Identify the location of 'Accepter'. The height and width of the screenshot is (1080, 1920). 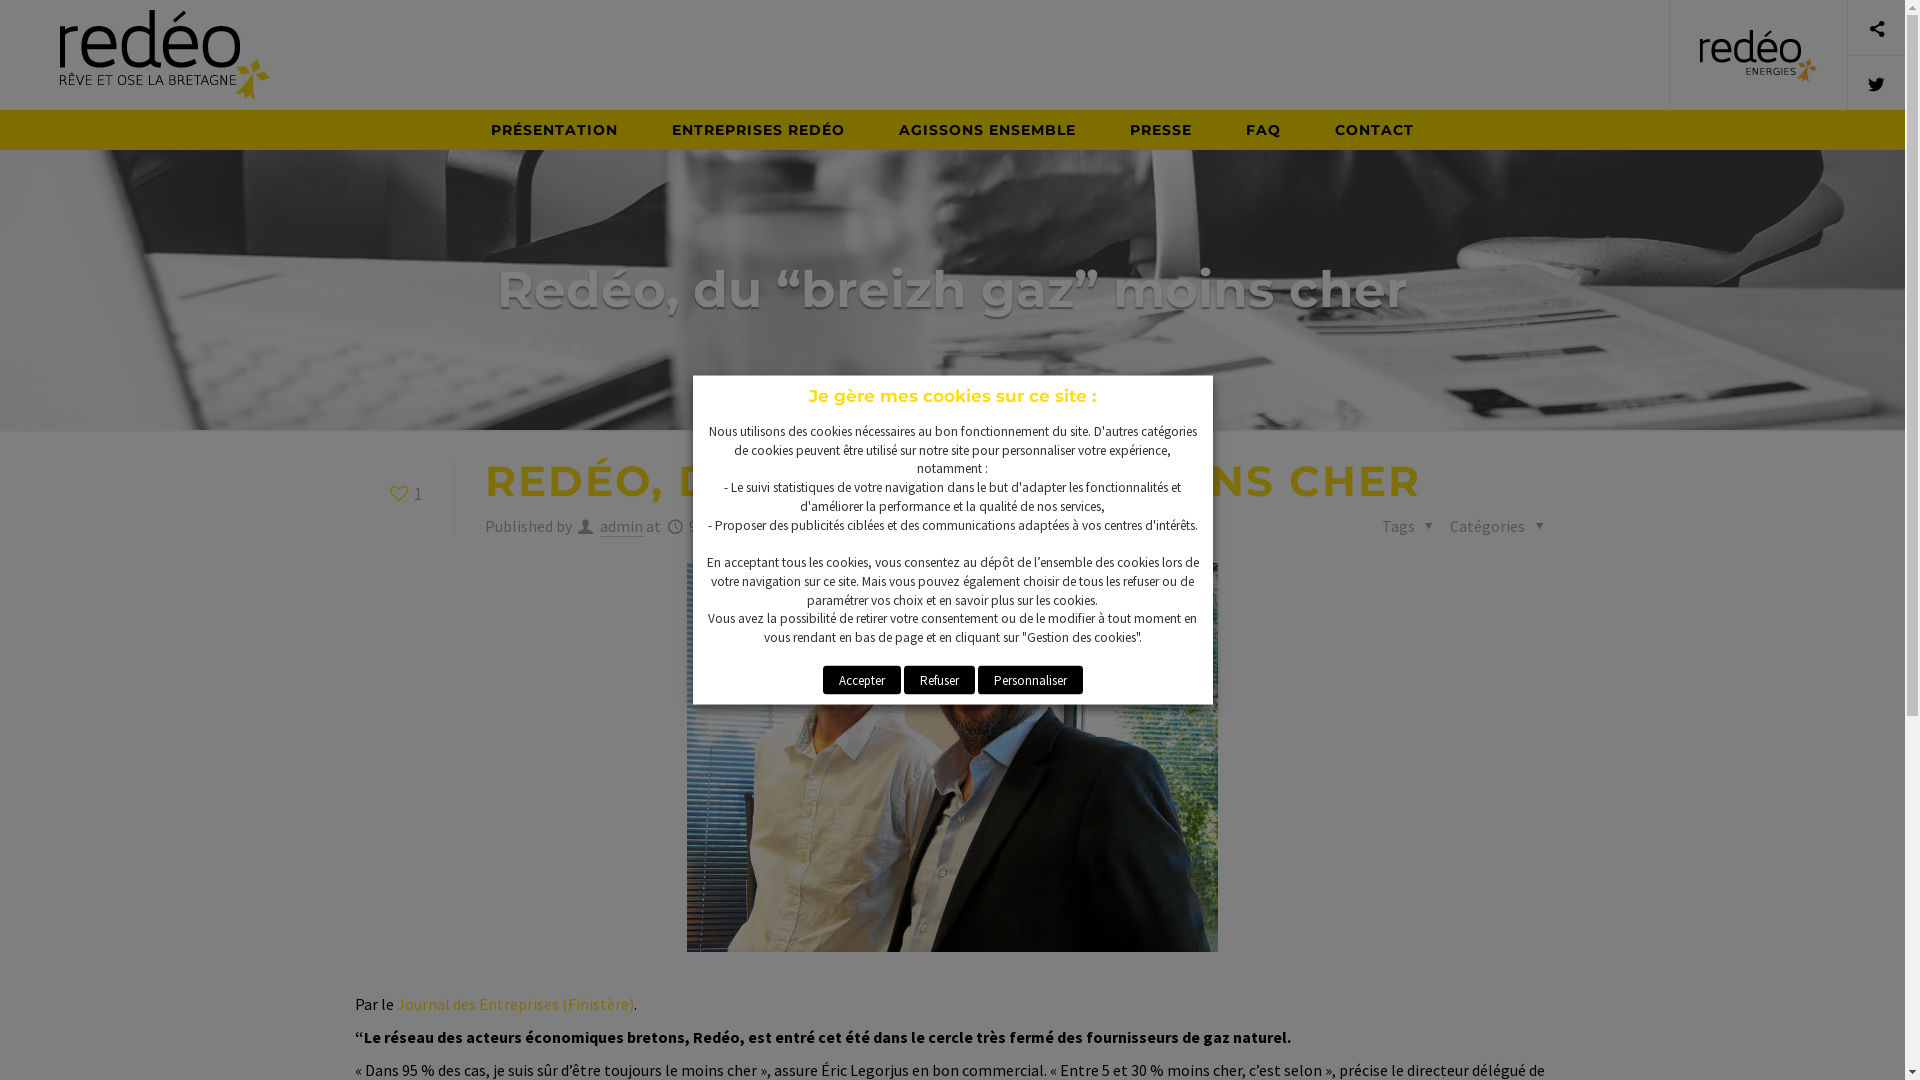
(860, 678).